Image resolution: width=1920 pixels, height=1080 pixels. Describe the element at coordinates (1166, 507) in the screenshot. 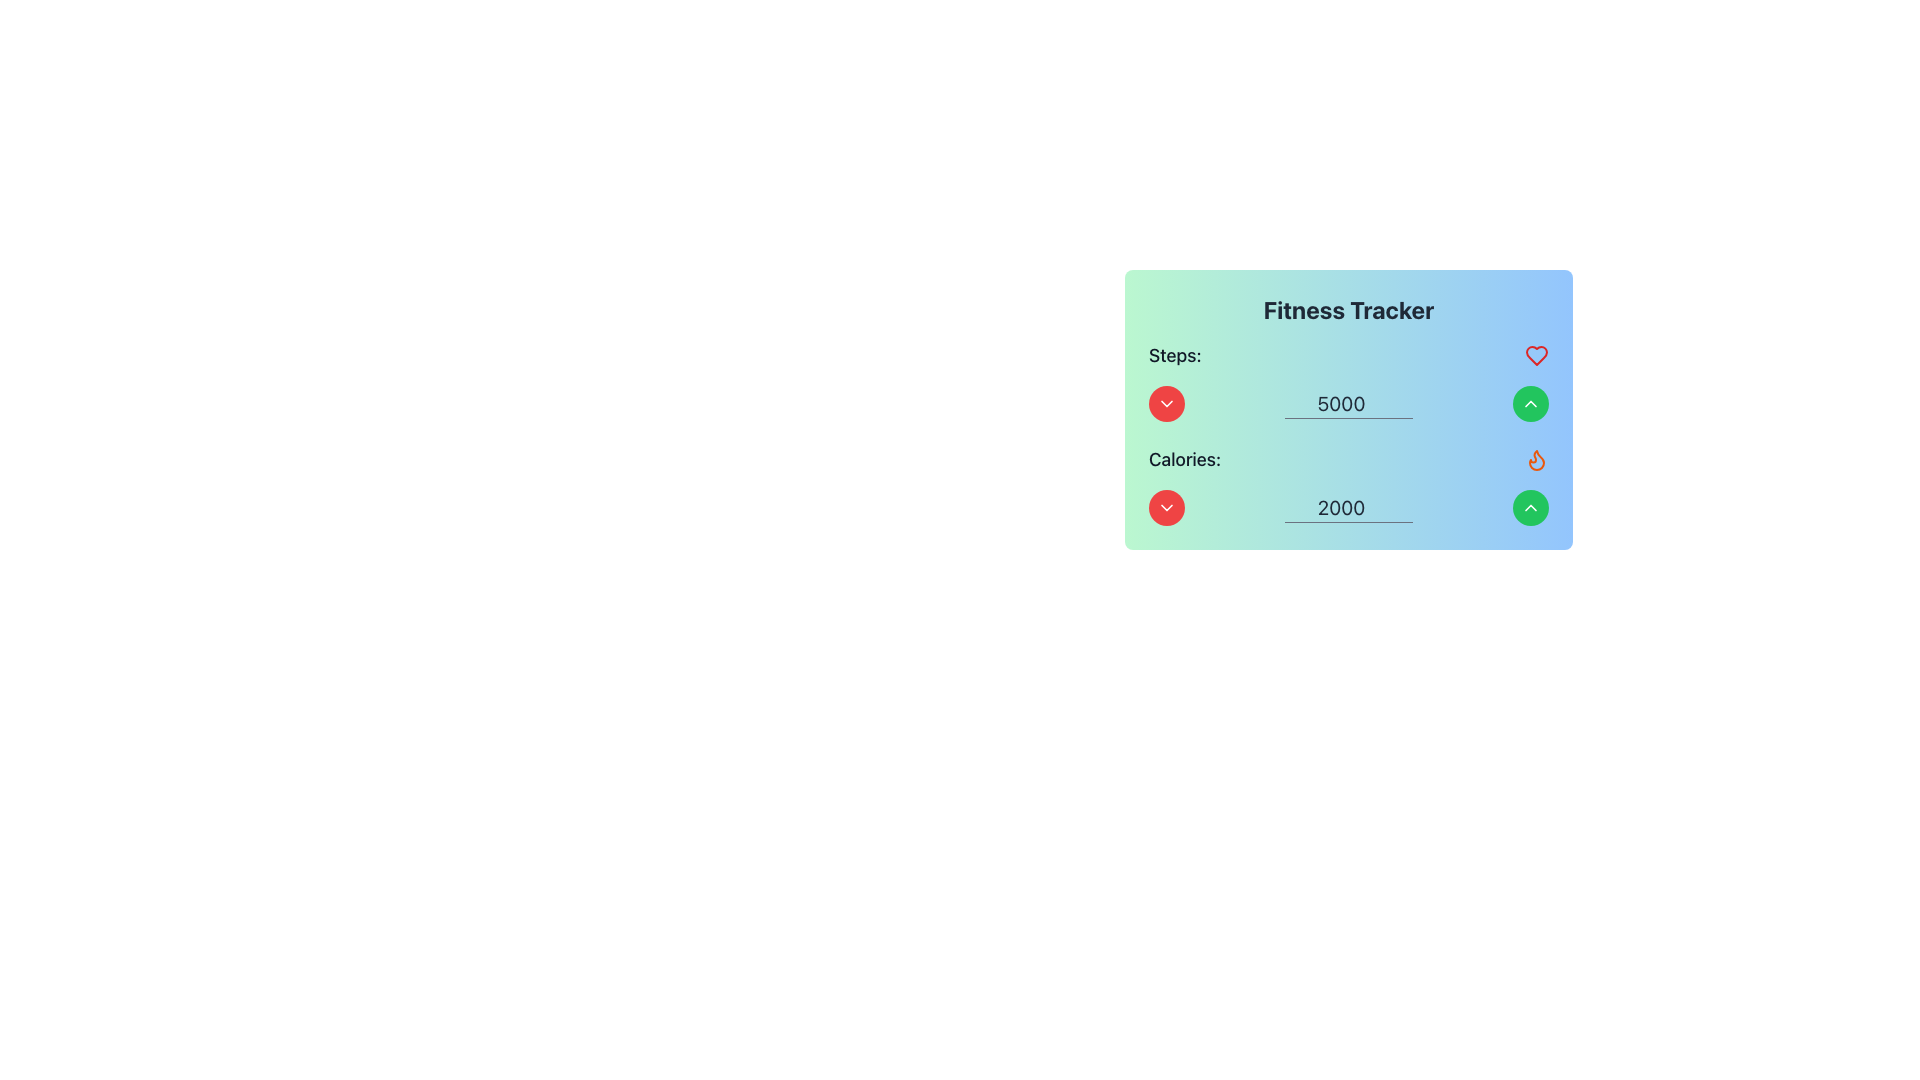

I see `the vibrant red rounded button with a white downward-pointing chevron icon to trigger a visual response` at that location.